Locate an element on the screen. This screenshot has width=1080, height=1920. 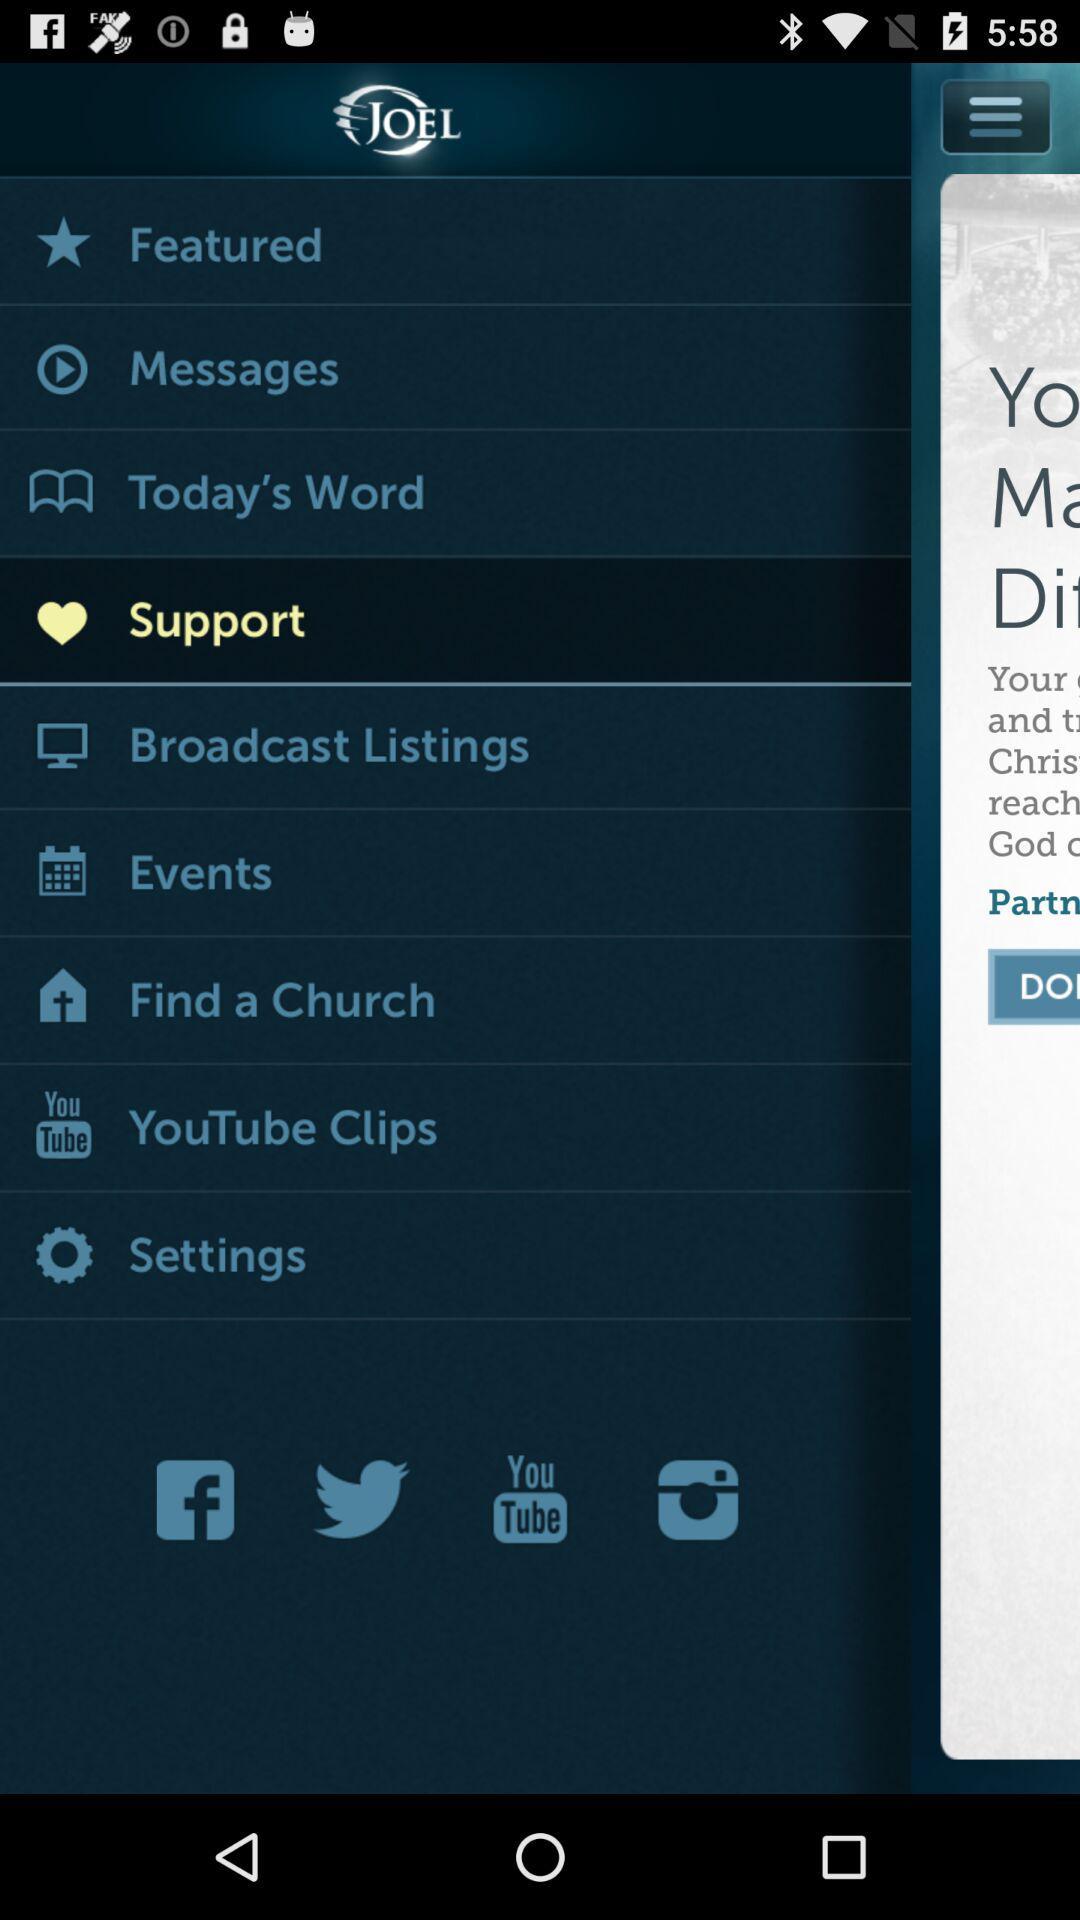
the date_range icon is located at coordinates (529, 1605).